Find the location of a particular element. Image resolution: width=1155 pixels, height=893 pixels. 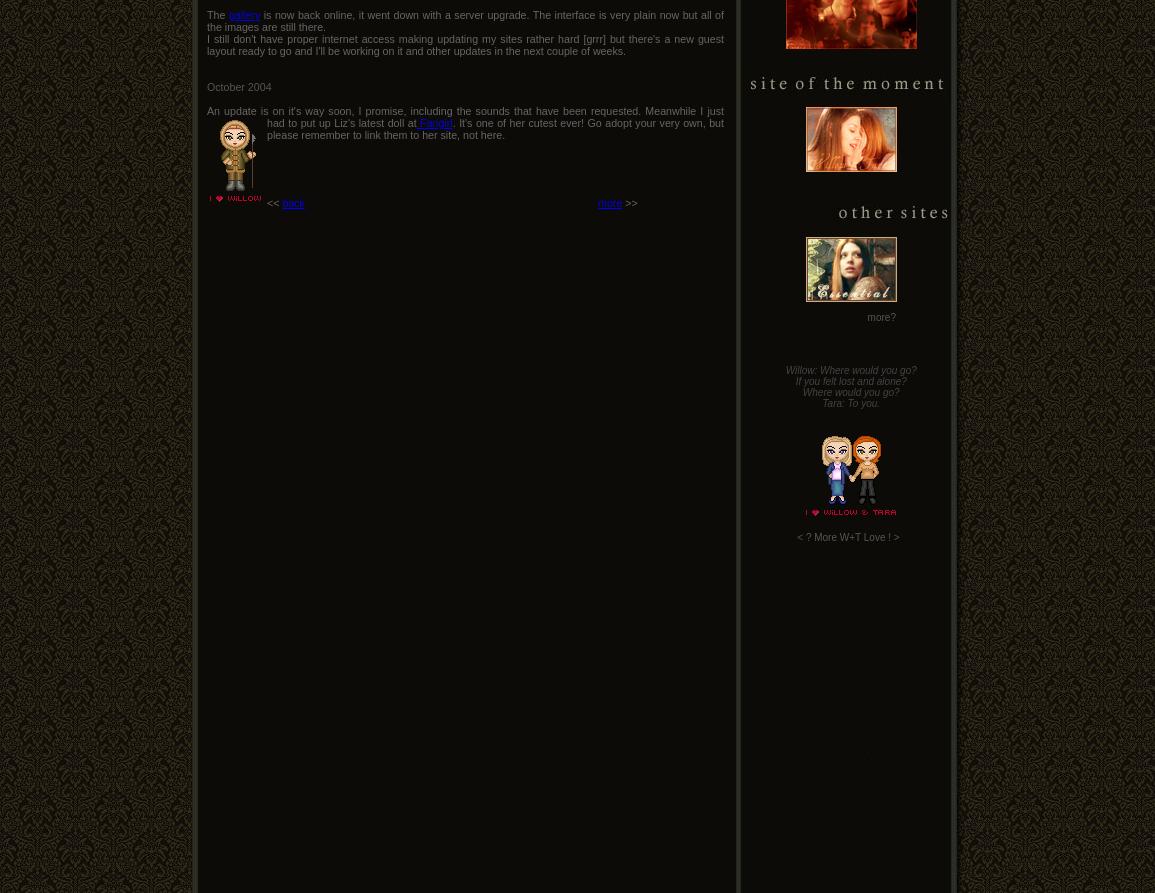

'<' is located at coordinates (799, 536).